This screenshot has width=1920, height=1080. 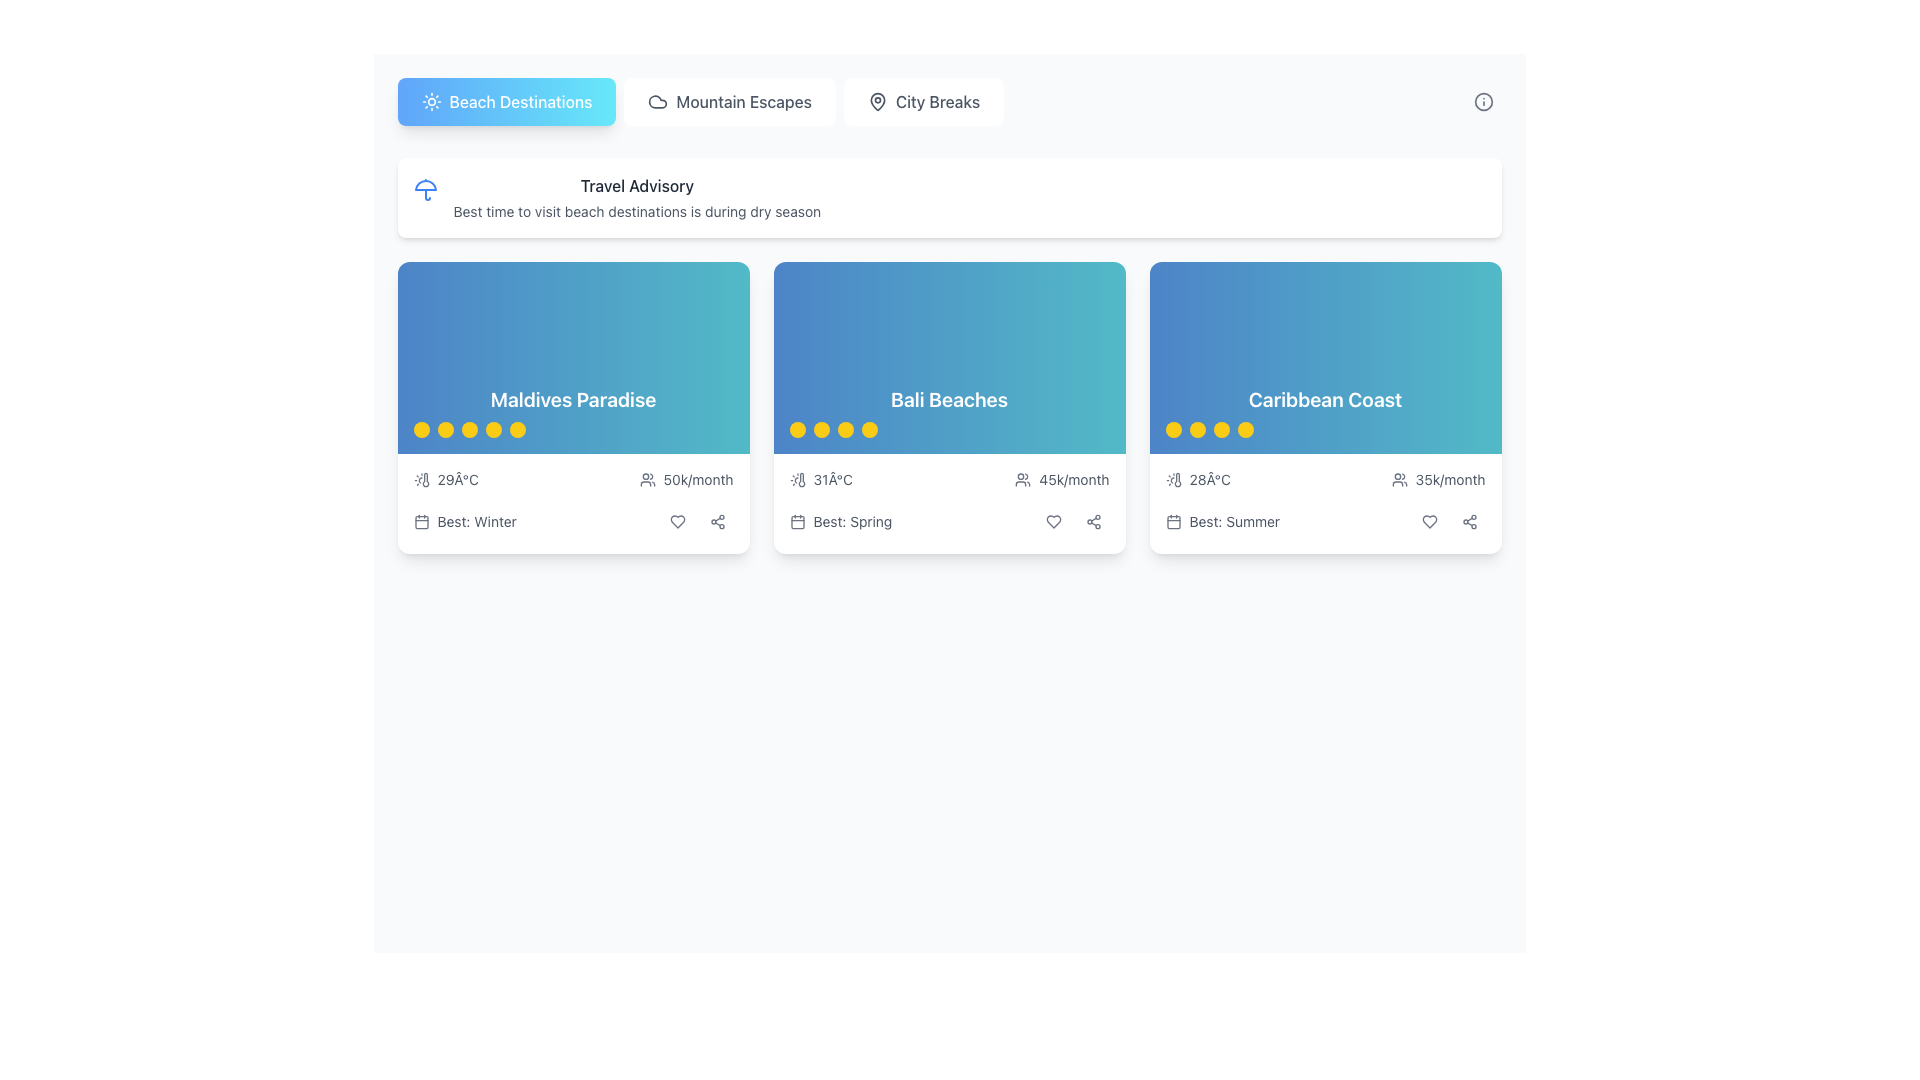 What do you see at coordinates (493, 428) in the screenshot?
I see `the appearance of the fourth yellow circular icon in the rating indicator located on the 'Maldives Paradise' card, which is positioned near the bottom of the card` at bounding box center [493, 428].